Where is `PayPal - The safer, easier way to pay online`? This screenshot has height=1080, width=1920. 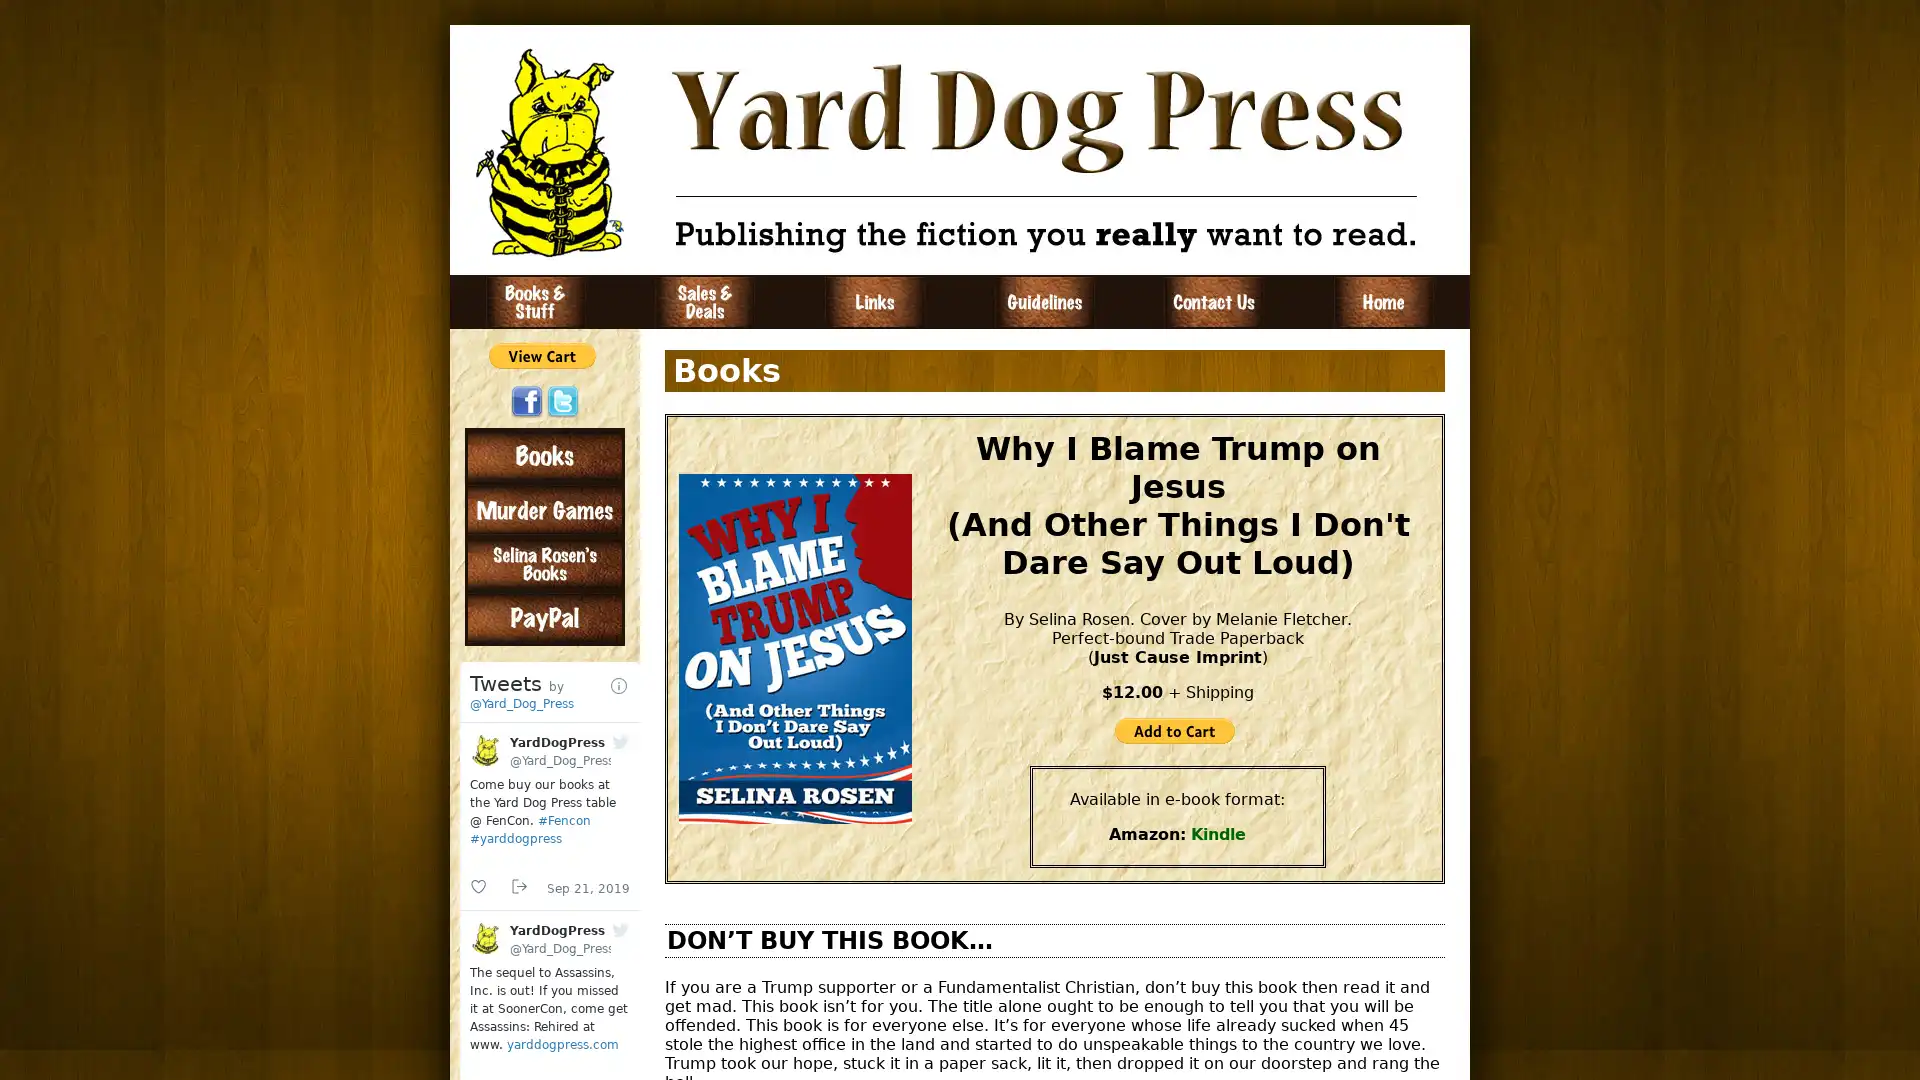 PayPal - The safer, easier way to pay online is located at coordinates (542, 354).